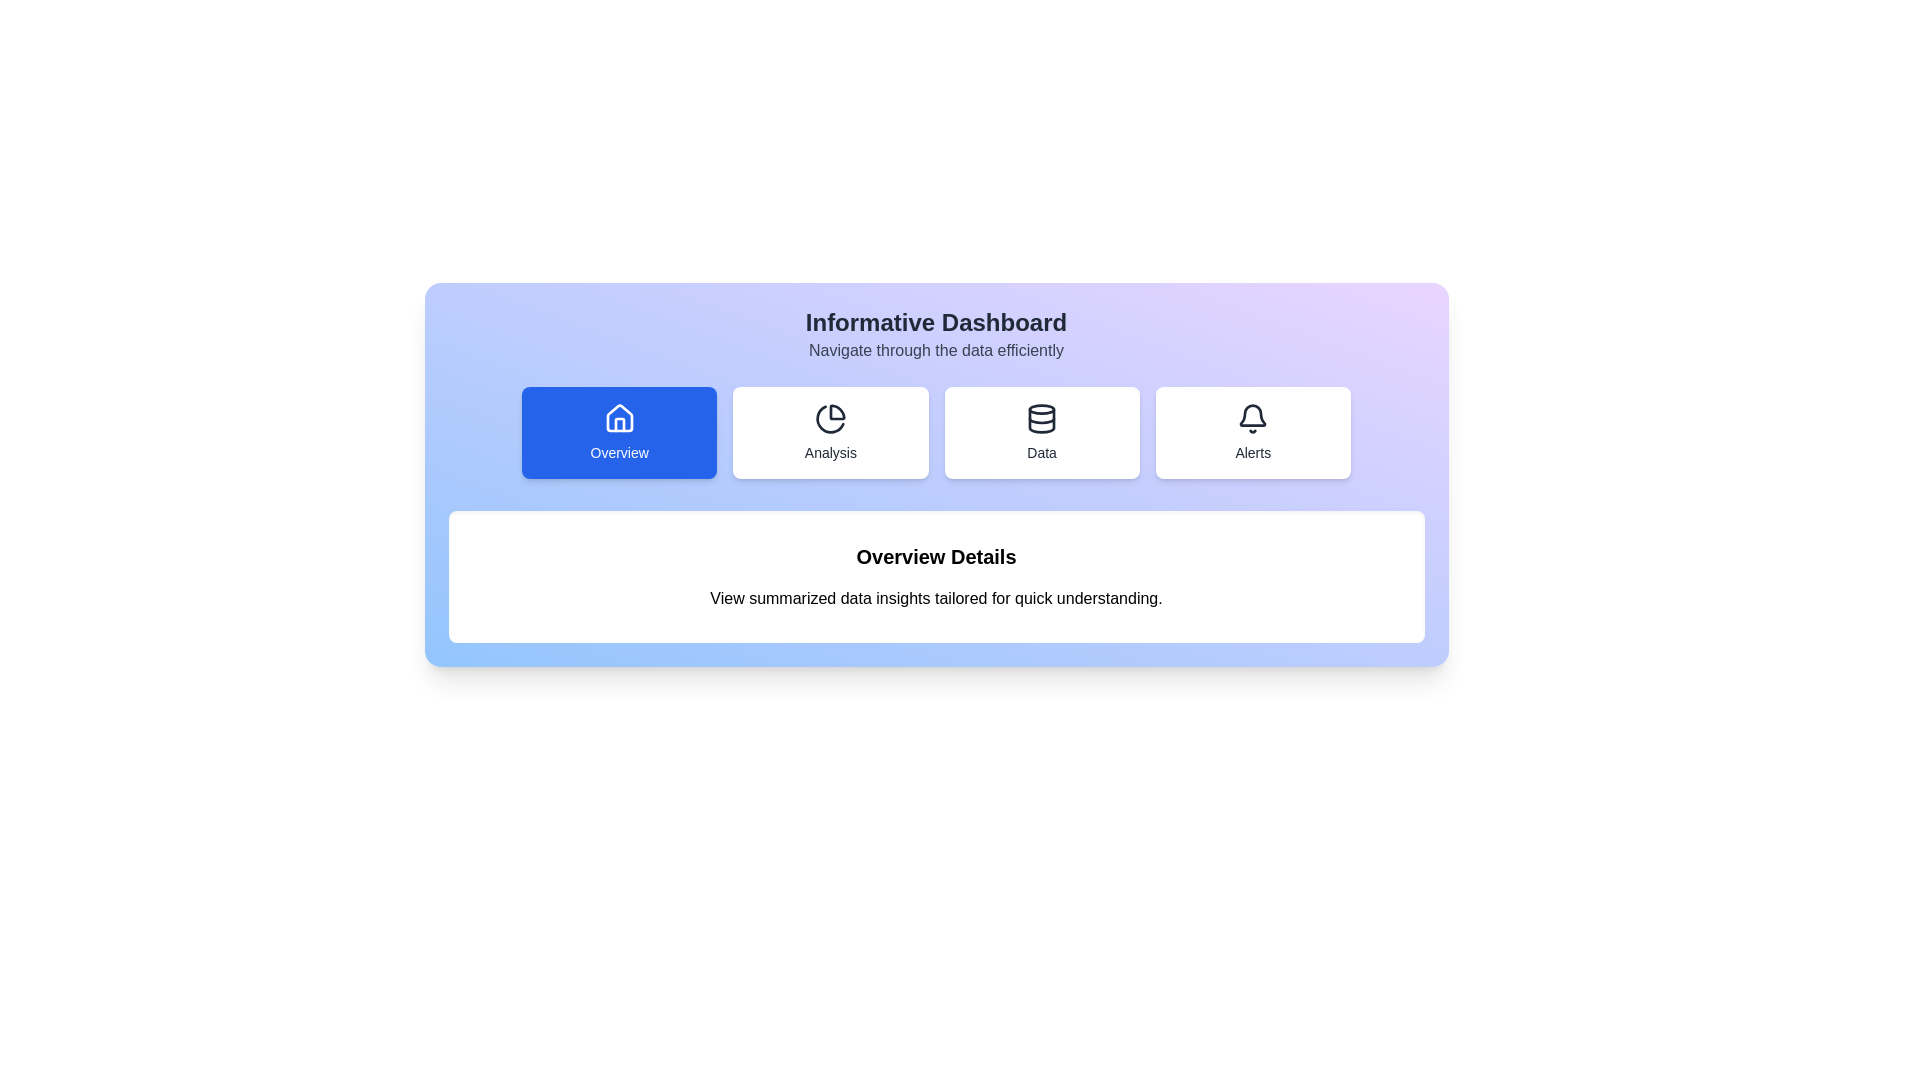  Describe the element at coordinates (1252, 414) in the screenshot. I see `the bell icon within the 'Alerts' card` at that location.